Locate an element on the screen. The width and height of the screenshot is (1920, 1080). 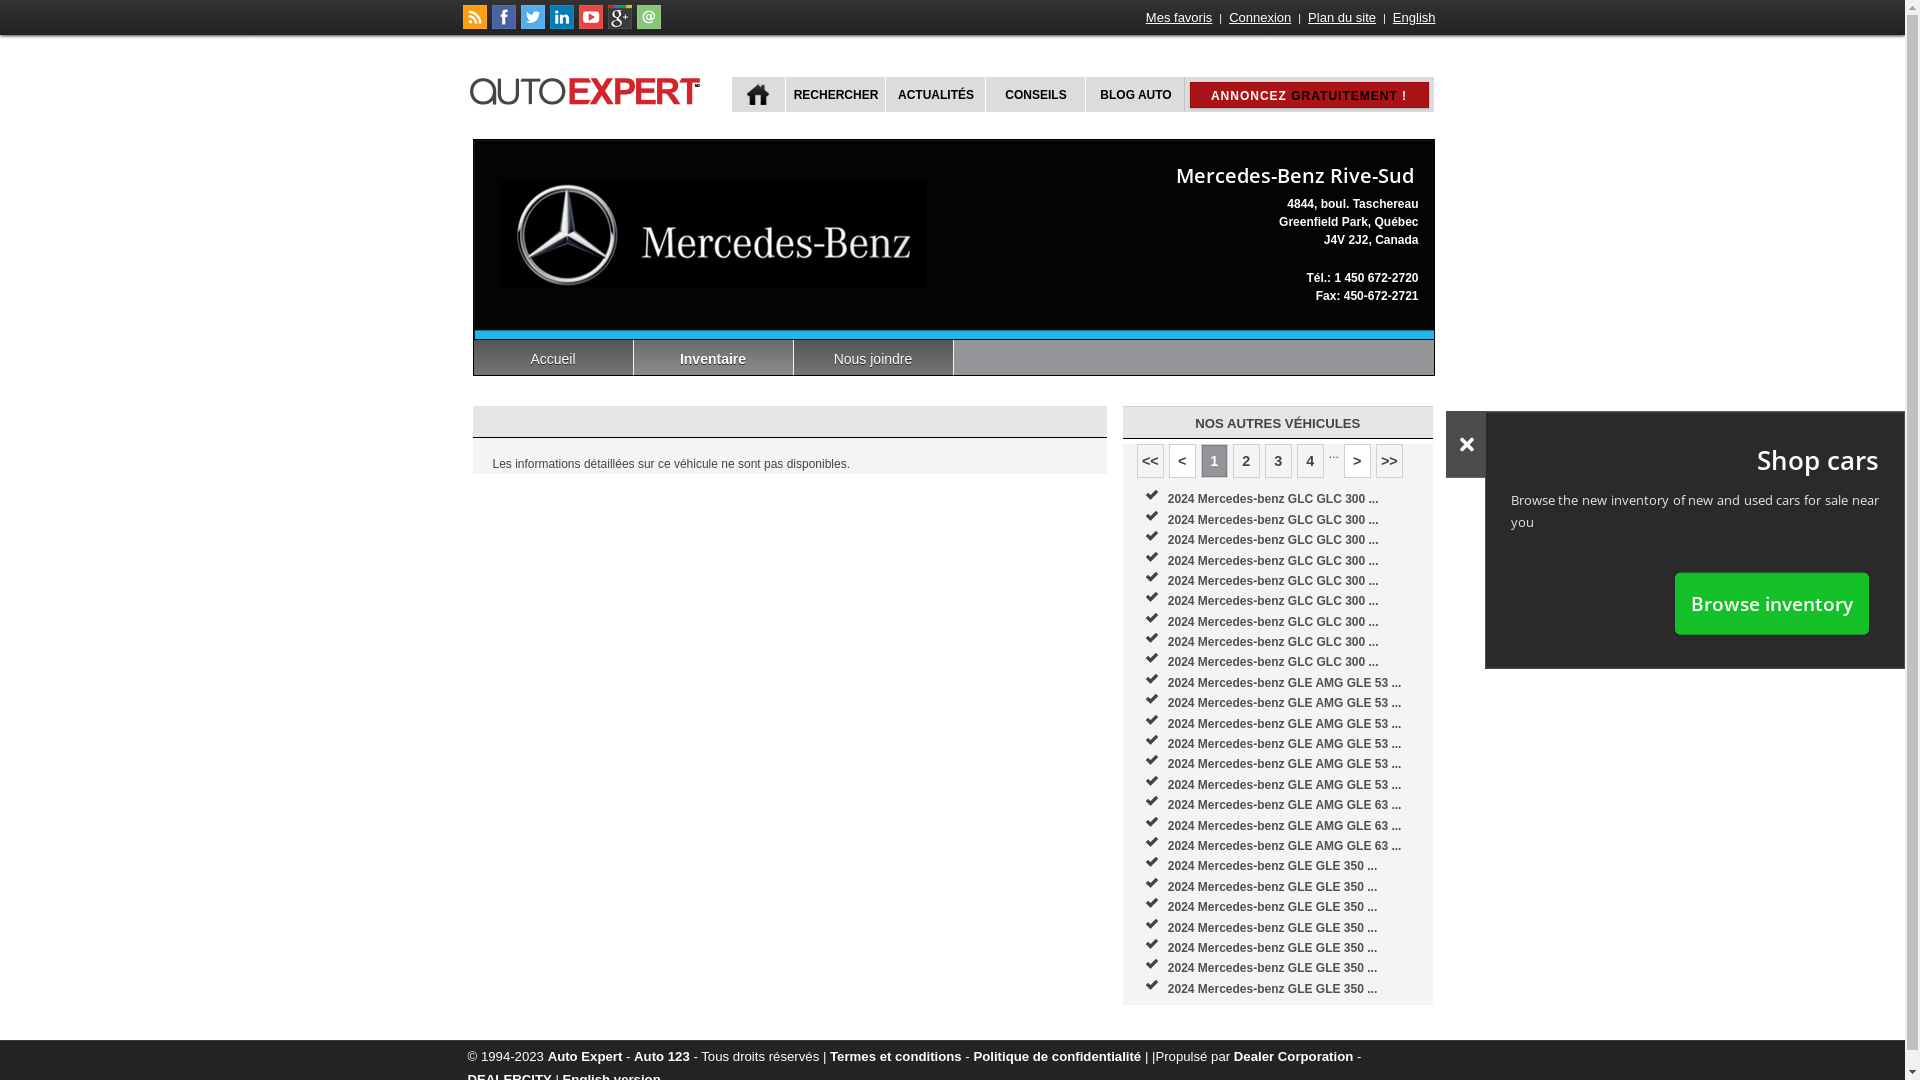
'Suivez autoExpert.ca sur Google Plus' is located at coordinates (607, 24).